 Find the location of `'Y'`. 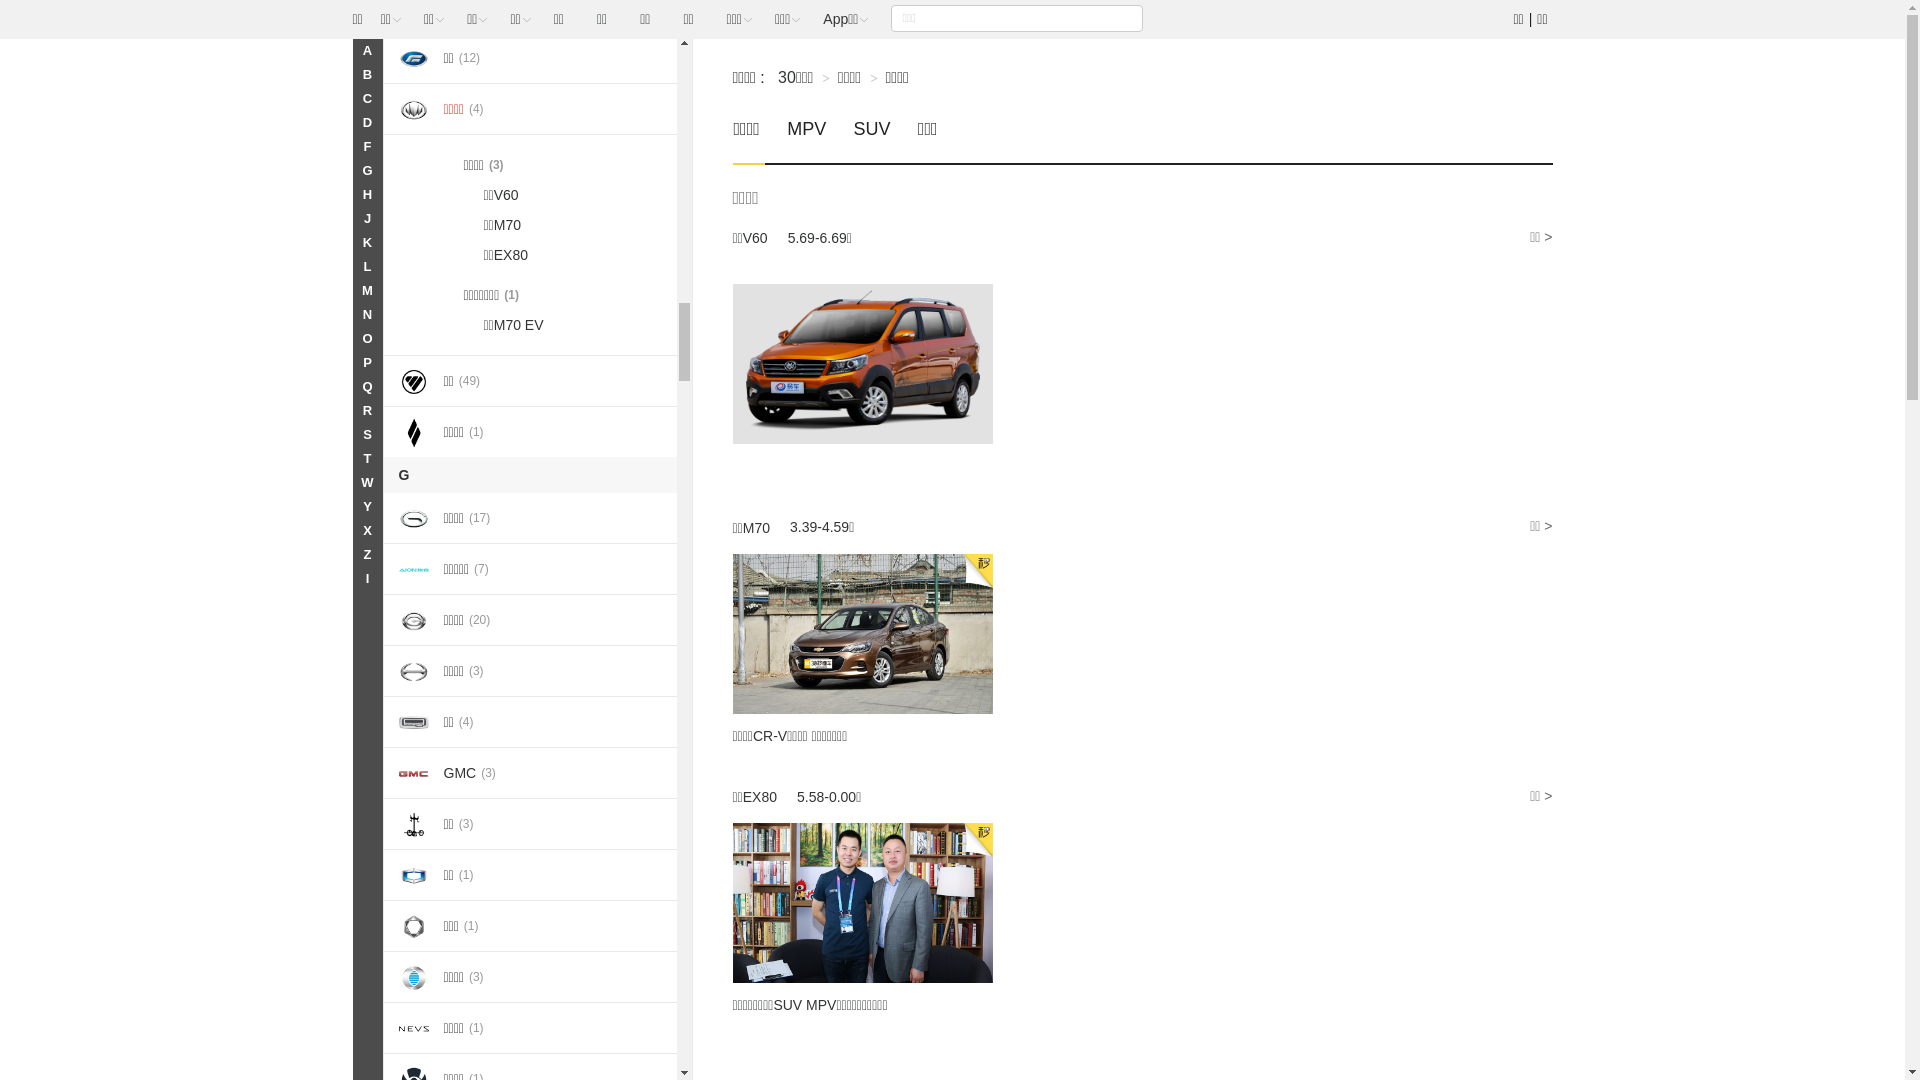

'Y' is located at coordinates (366, 505).